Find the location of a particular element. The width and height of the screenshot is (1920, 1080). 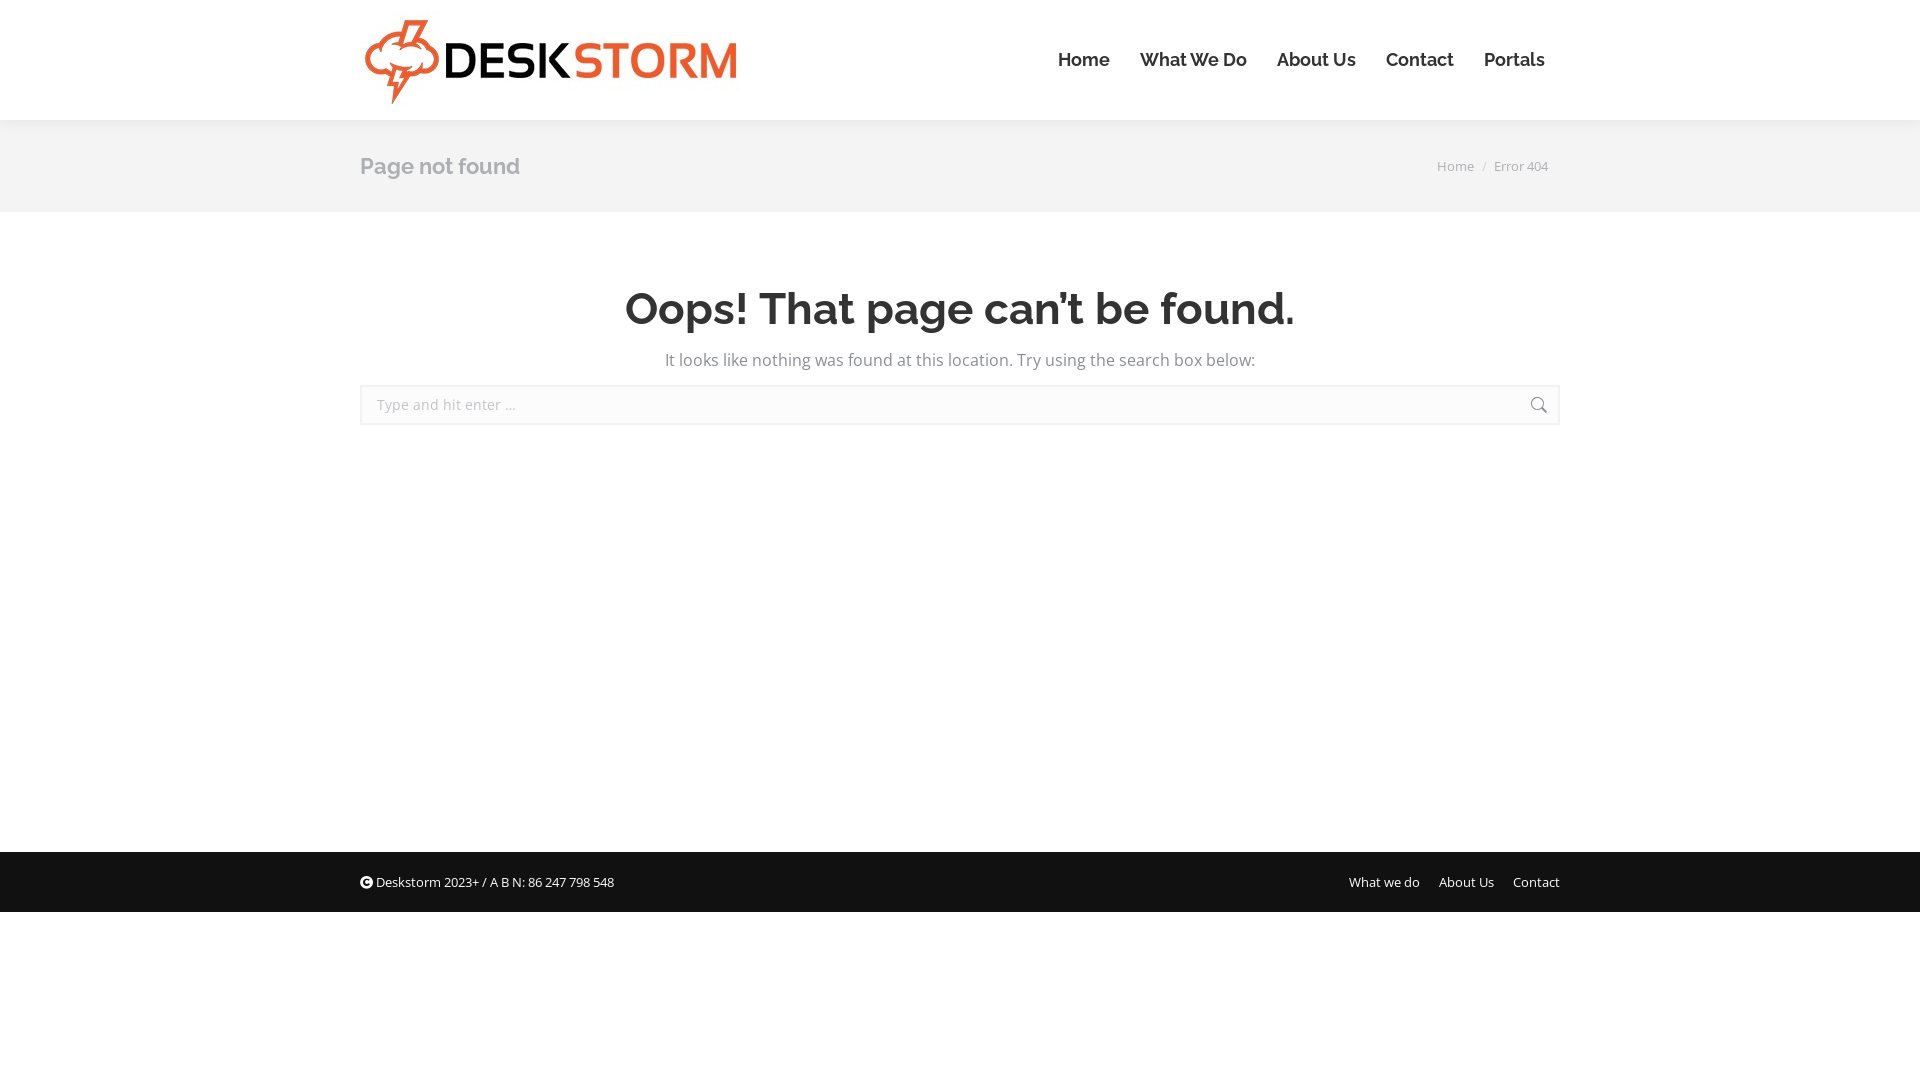

'Contact' is located at coordinates (1535, 880).